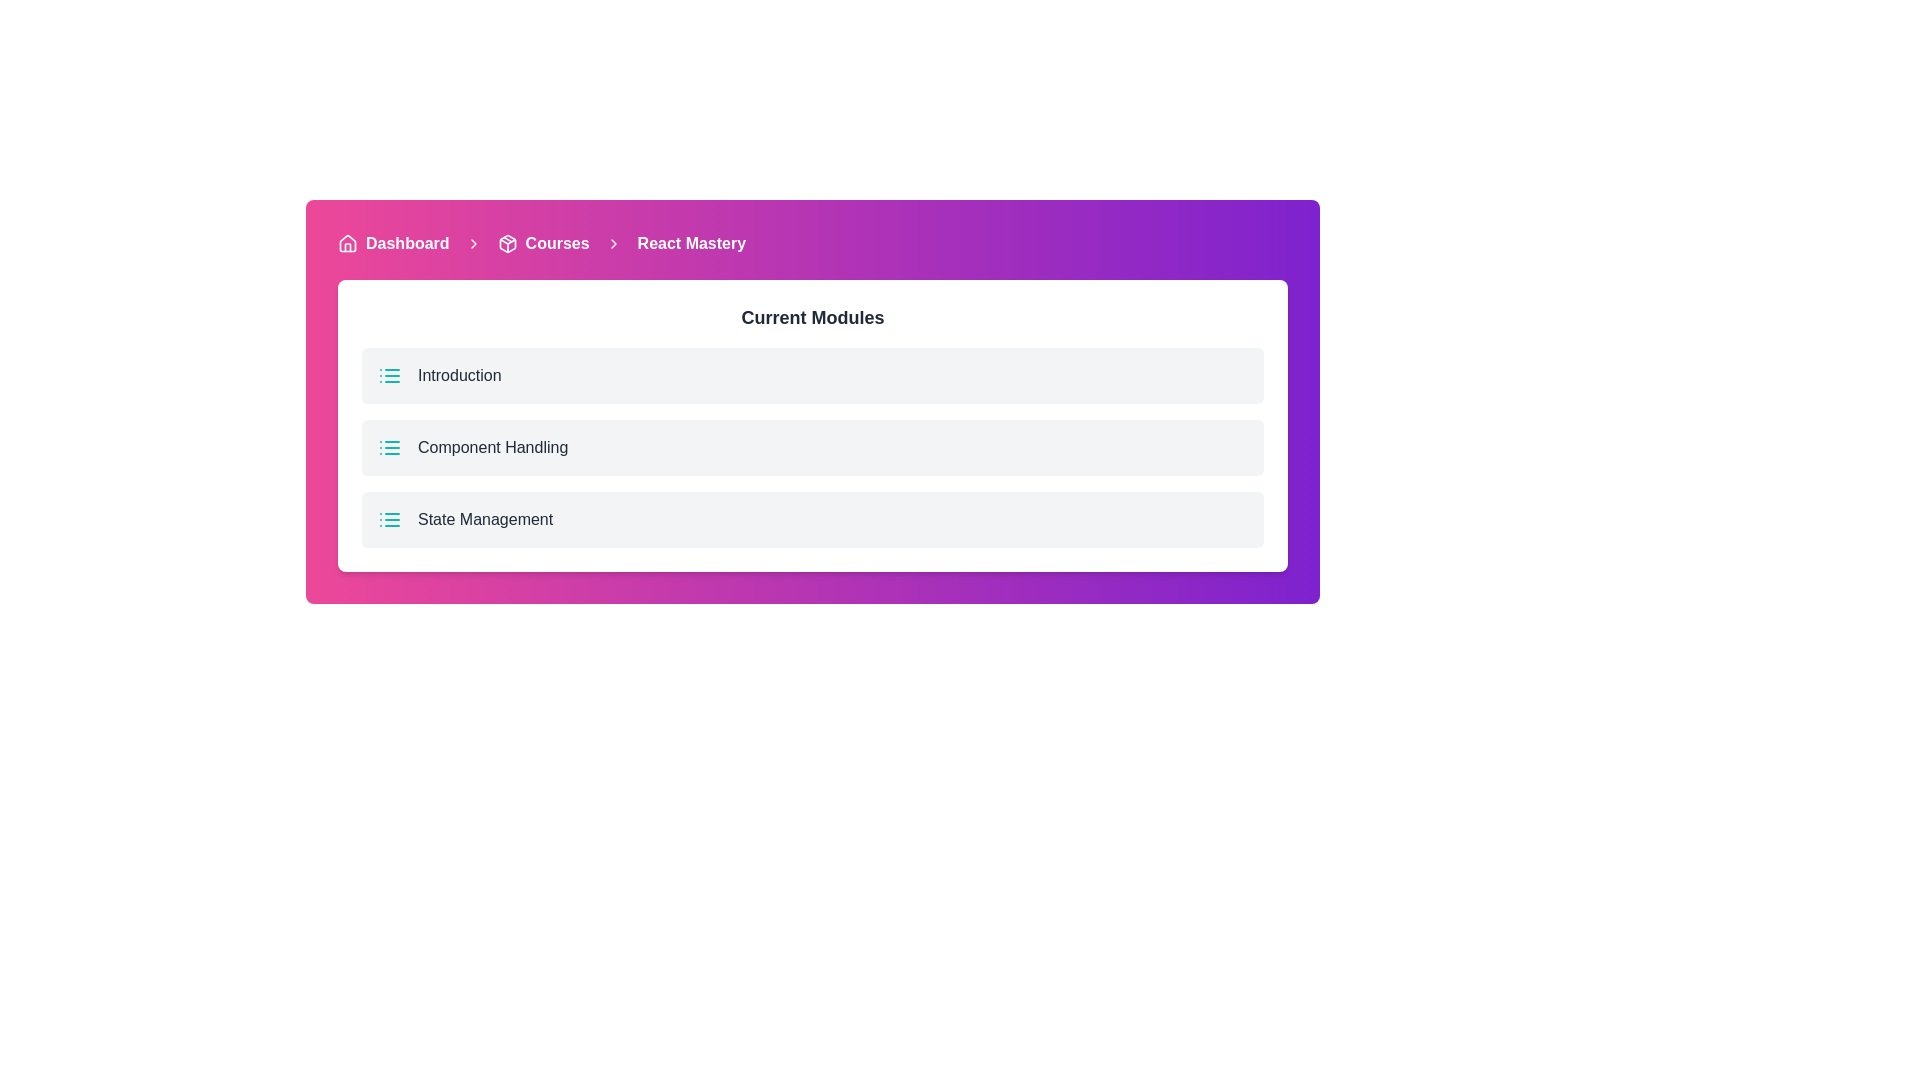 This screenshot has height=1080, width=1920. What do you see at coordinates (485, 519) in the screenshot?
I see `the 'State Management' label, which is styled with dark gray text and is the third item in the 'Current Modules' section, located beneath 'Component Handling'` at bounding box center [485, 519].